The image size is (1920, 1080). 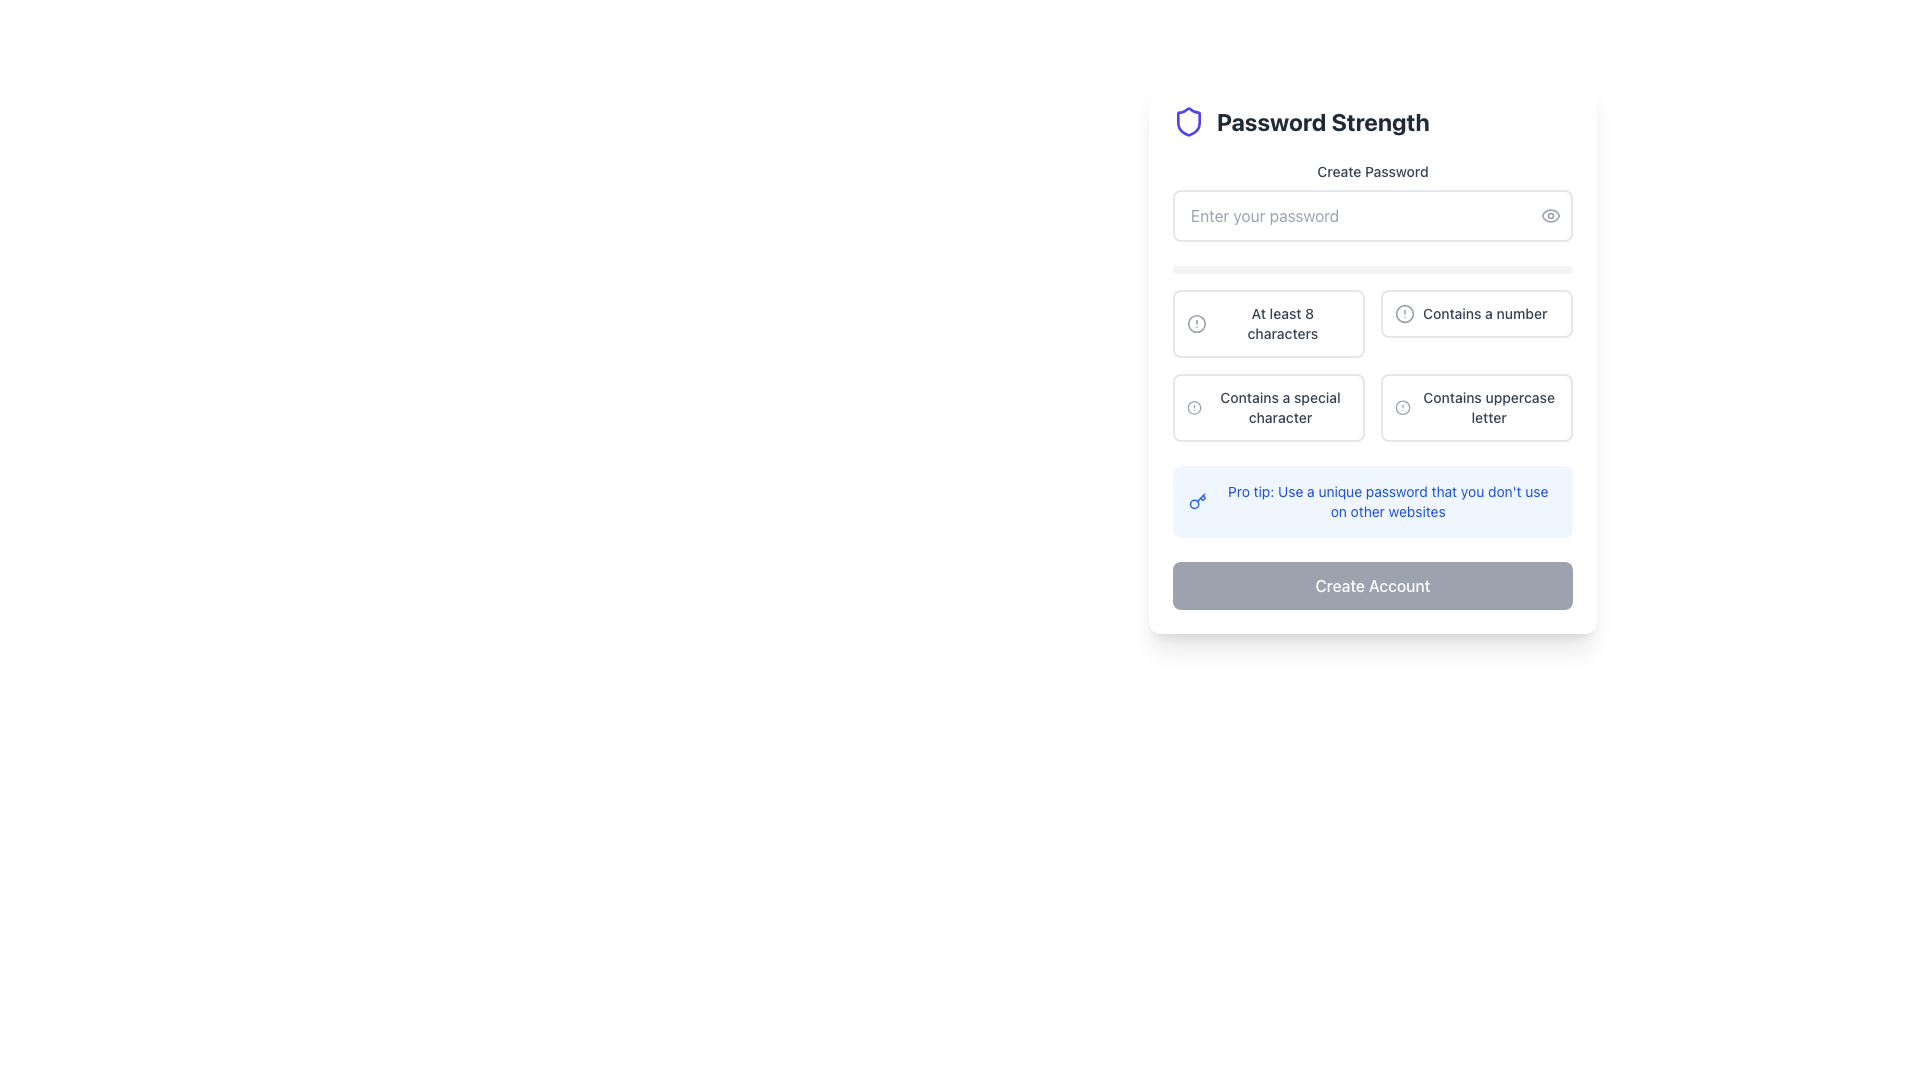 I want to click on the SVG circle element that is part of the password strength section, located to the left of the 'Contains a number' requirement text, so click(x=1404, y=313).